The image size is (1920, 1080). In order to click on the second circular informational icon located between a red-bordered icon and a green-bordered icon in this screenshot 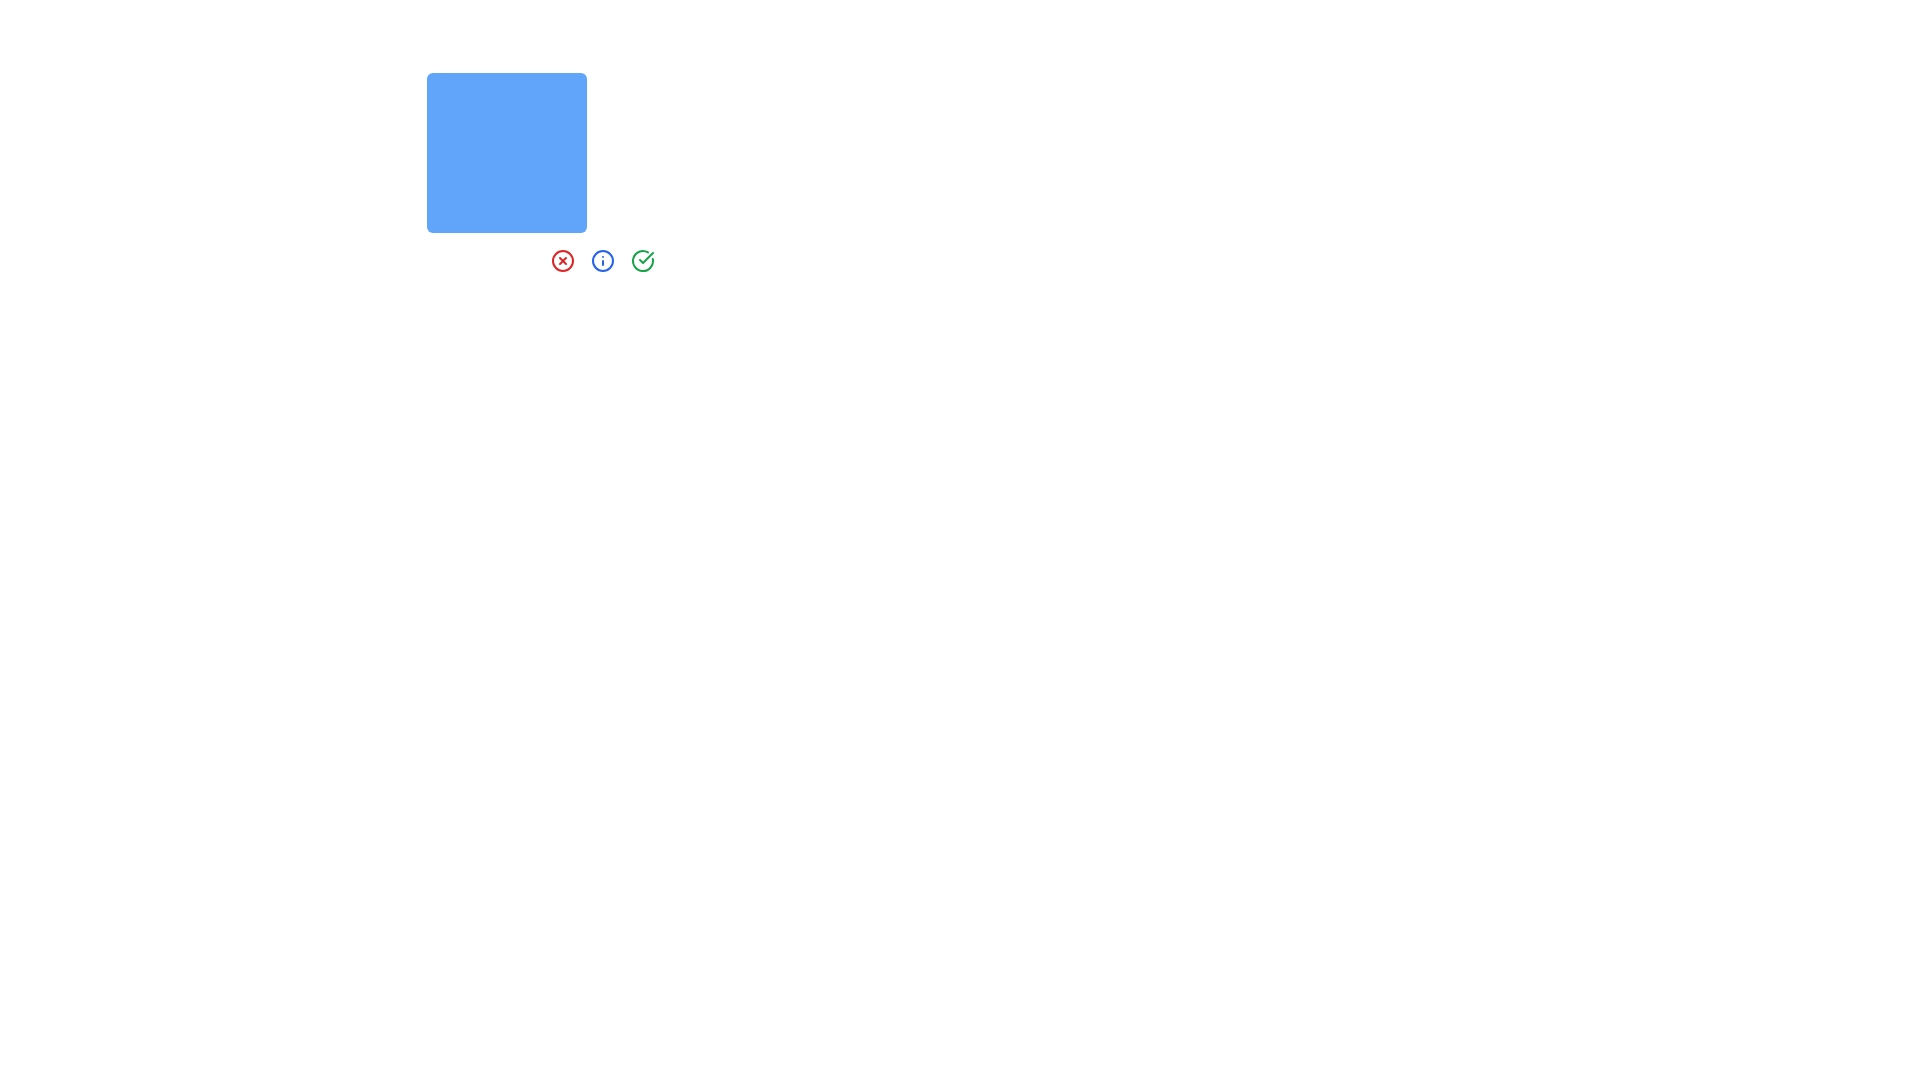, I will do `click(602, 260)`.